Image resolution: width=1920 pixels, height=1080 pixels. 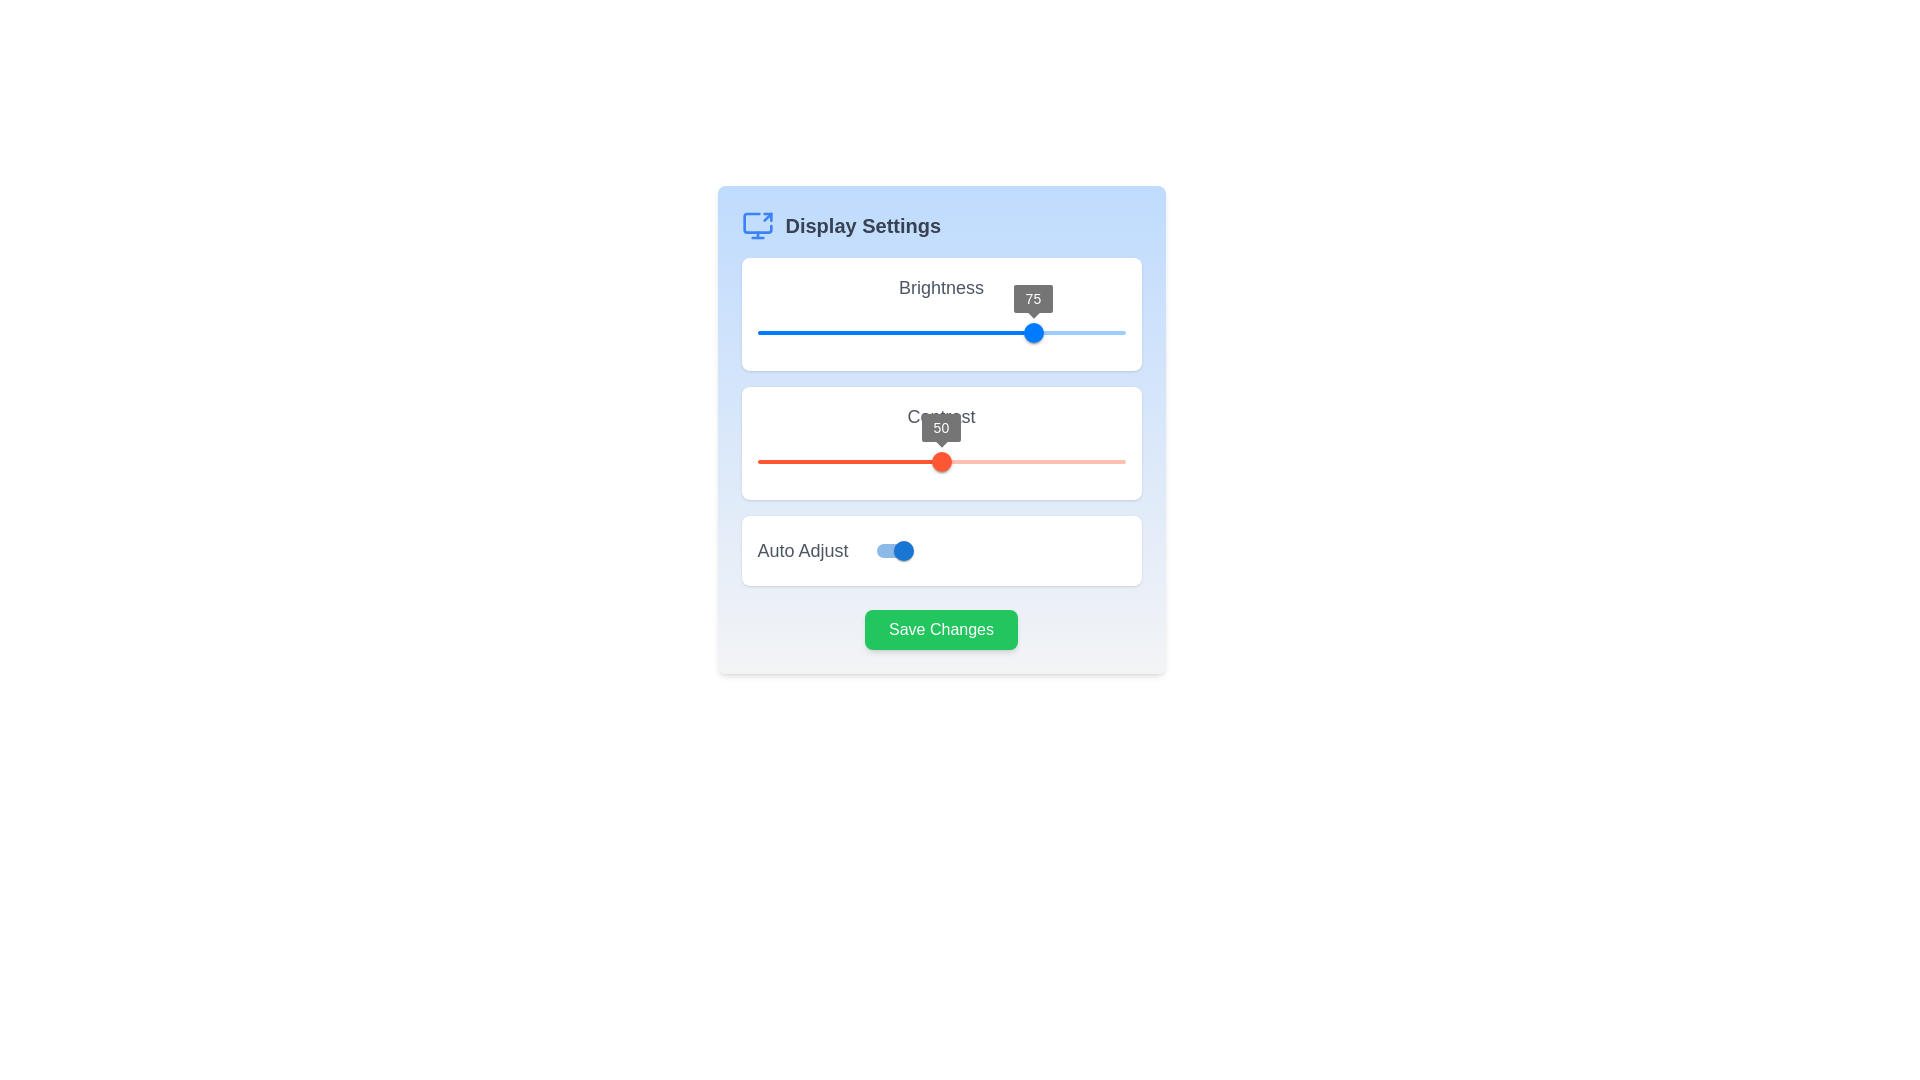 What do you see at coordinates (760, 462) in the screenshot?
I see `contrast slider` at bounding box center [760, 462].